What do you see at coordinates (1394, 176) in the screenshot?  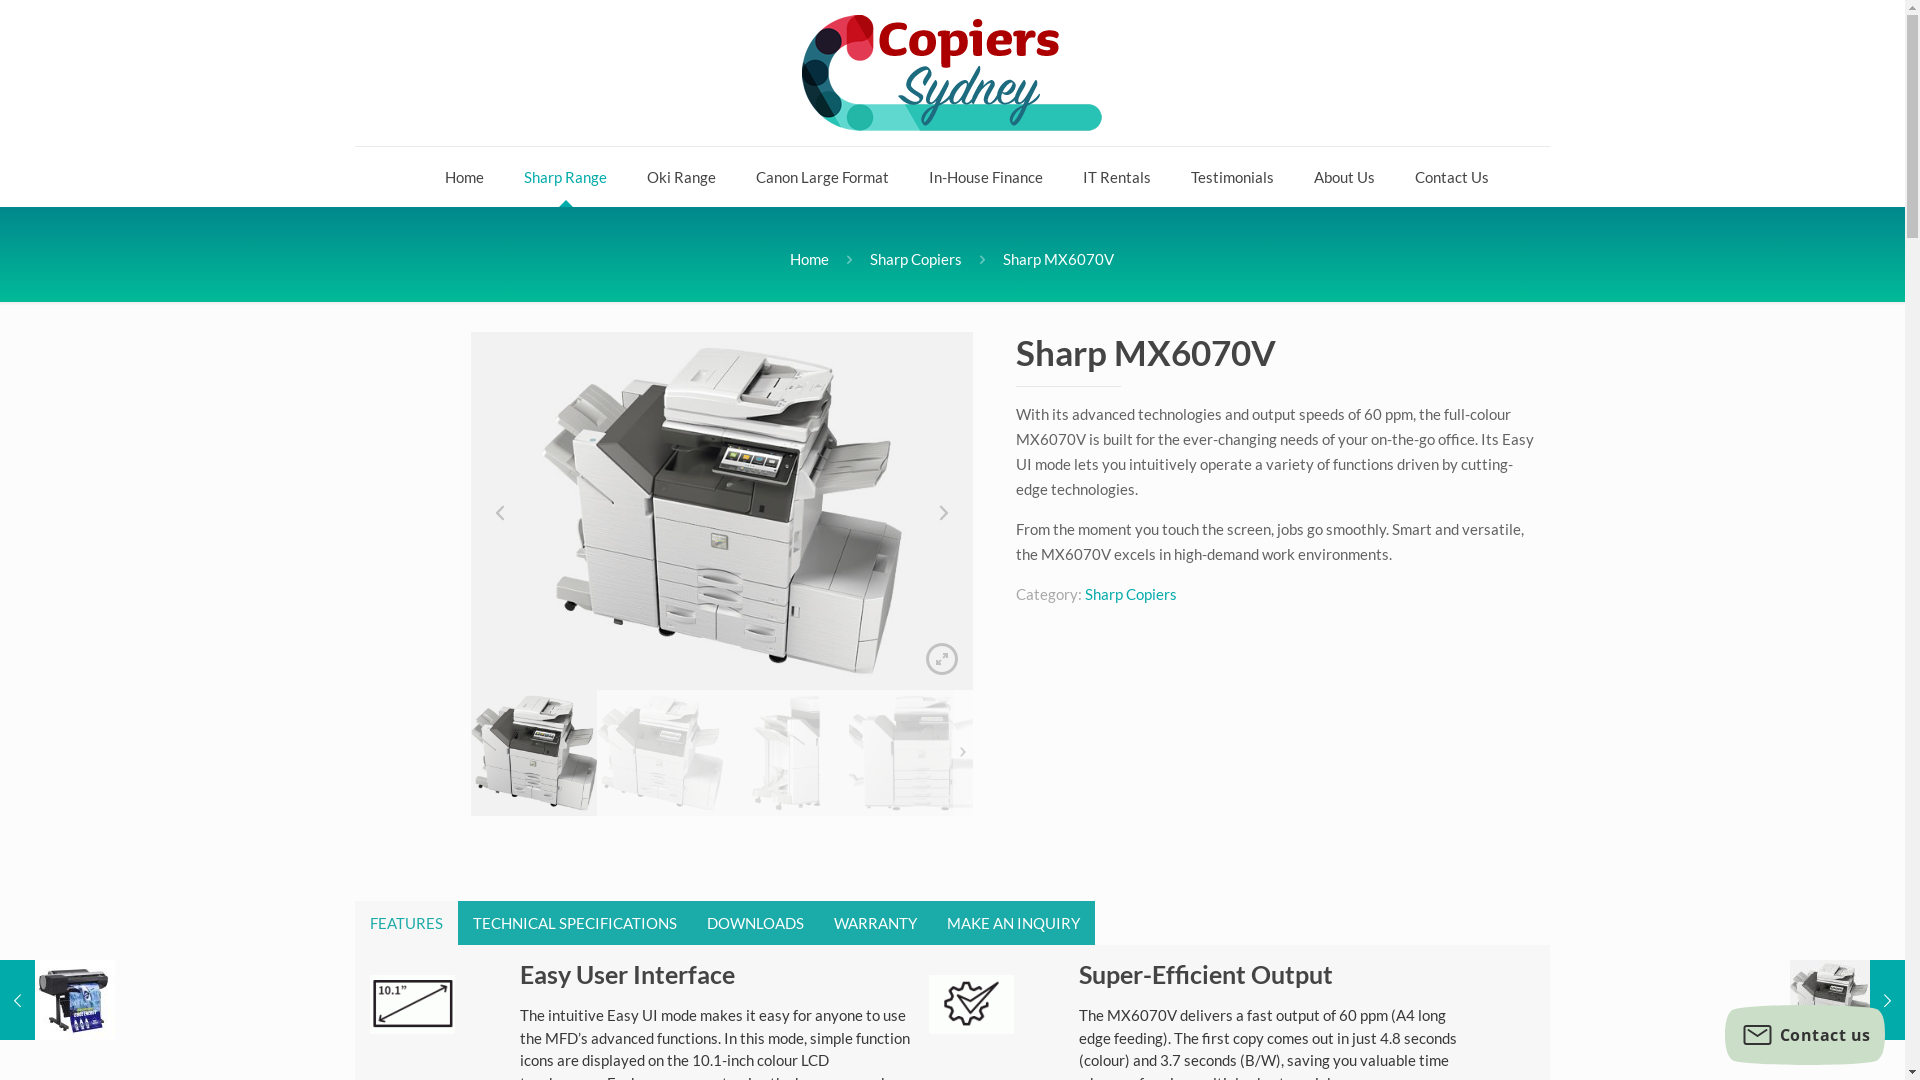 I see `'Contact Us'` at bounding box center [1394, 176].